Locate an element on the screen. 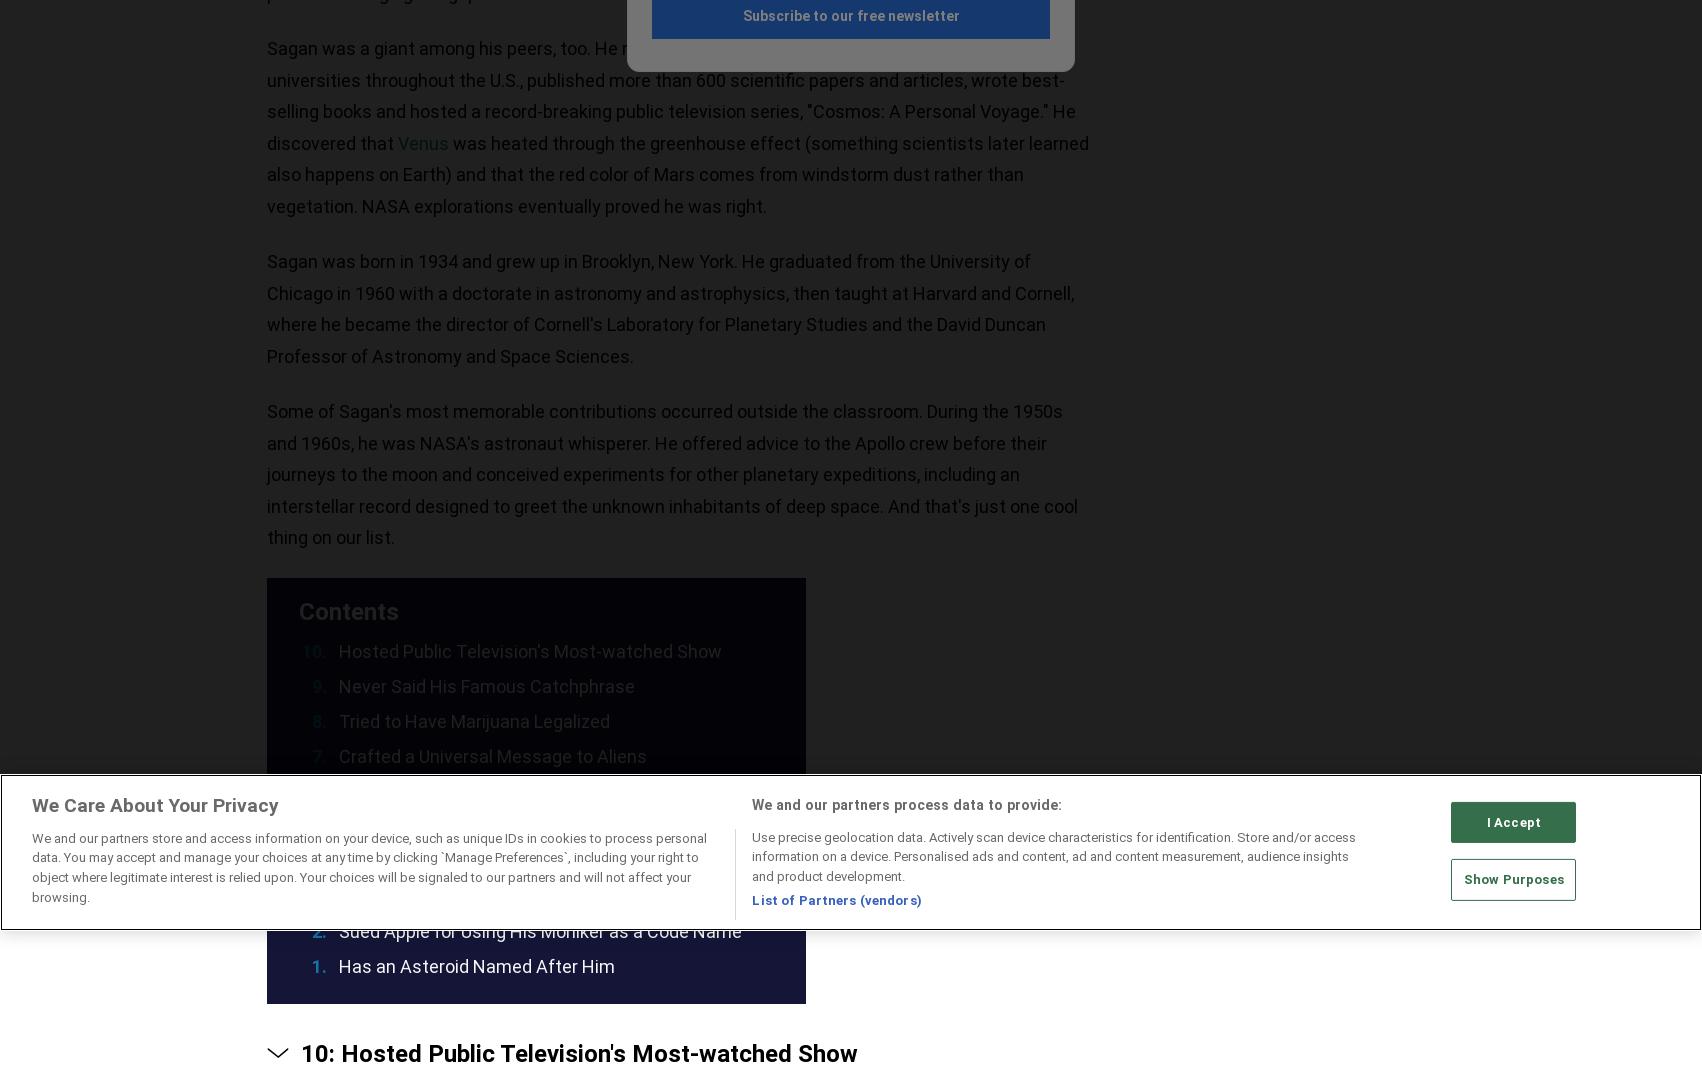 This screenshot has width=1702, height=1069. 'Has an Asteroid Named After Him' is located at coordinates (339, 965).